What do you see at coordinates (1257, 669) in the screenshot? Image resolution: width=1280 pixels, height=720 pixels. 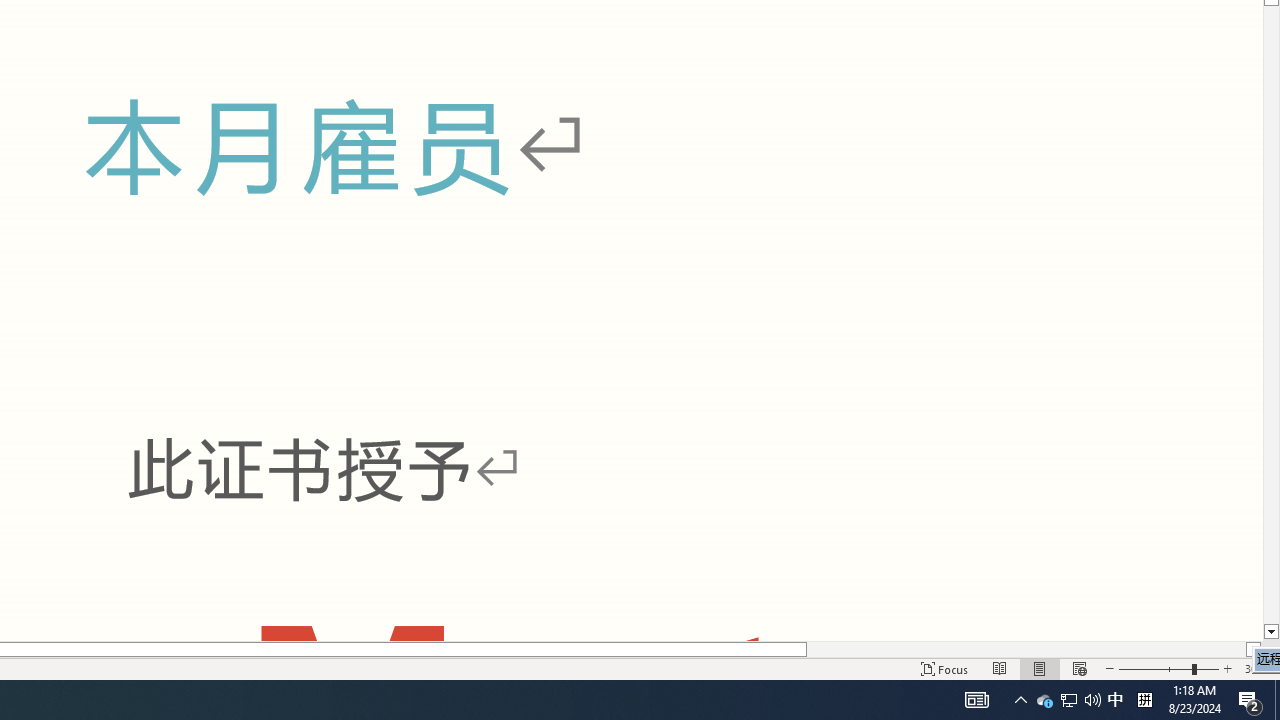 I see `'Zoom 308%'` at bounding box center [1257, 669].